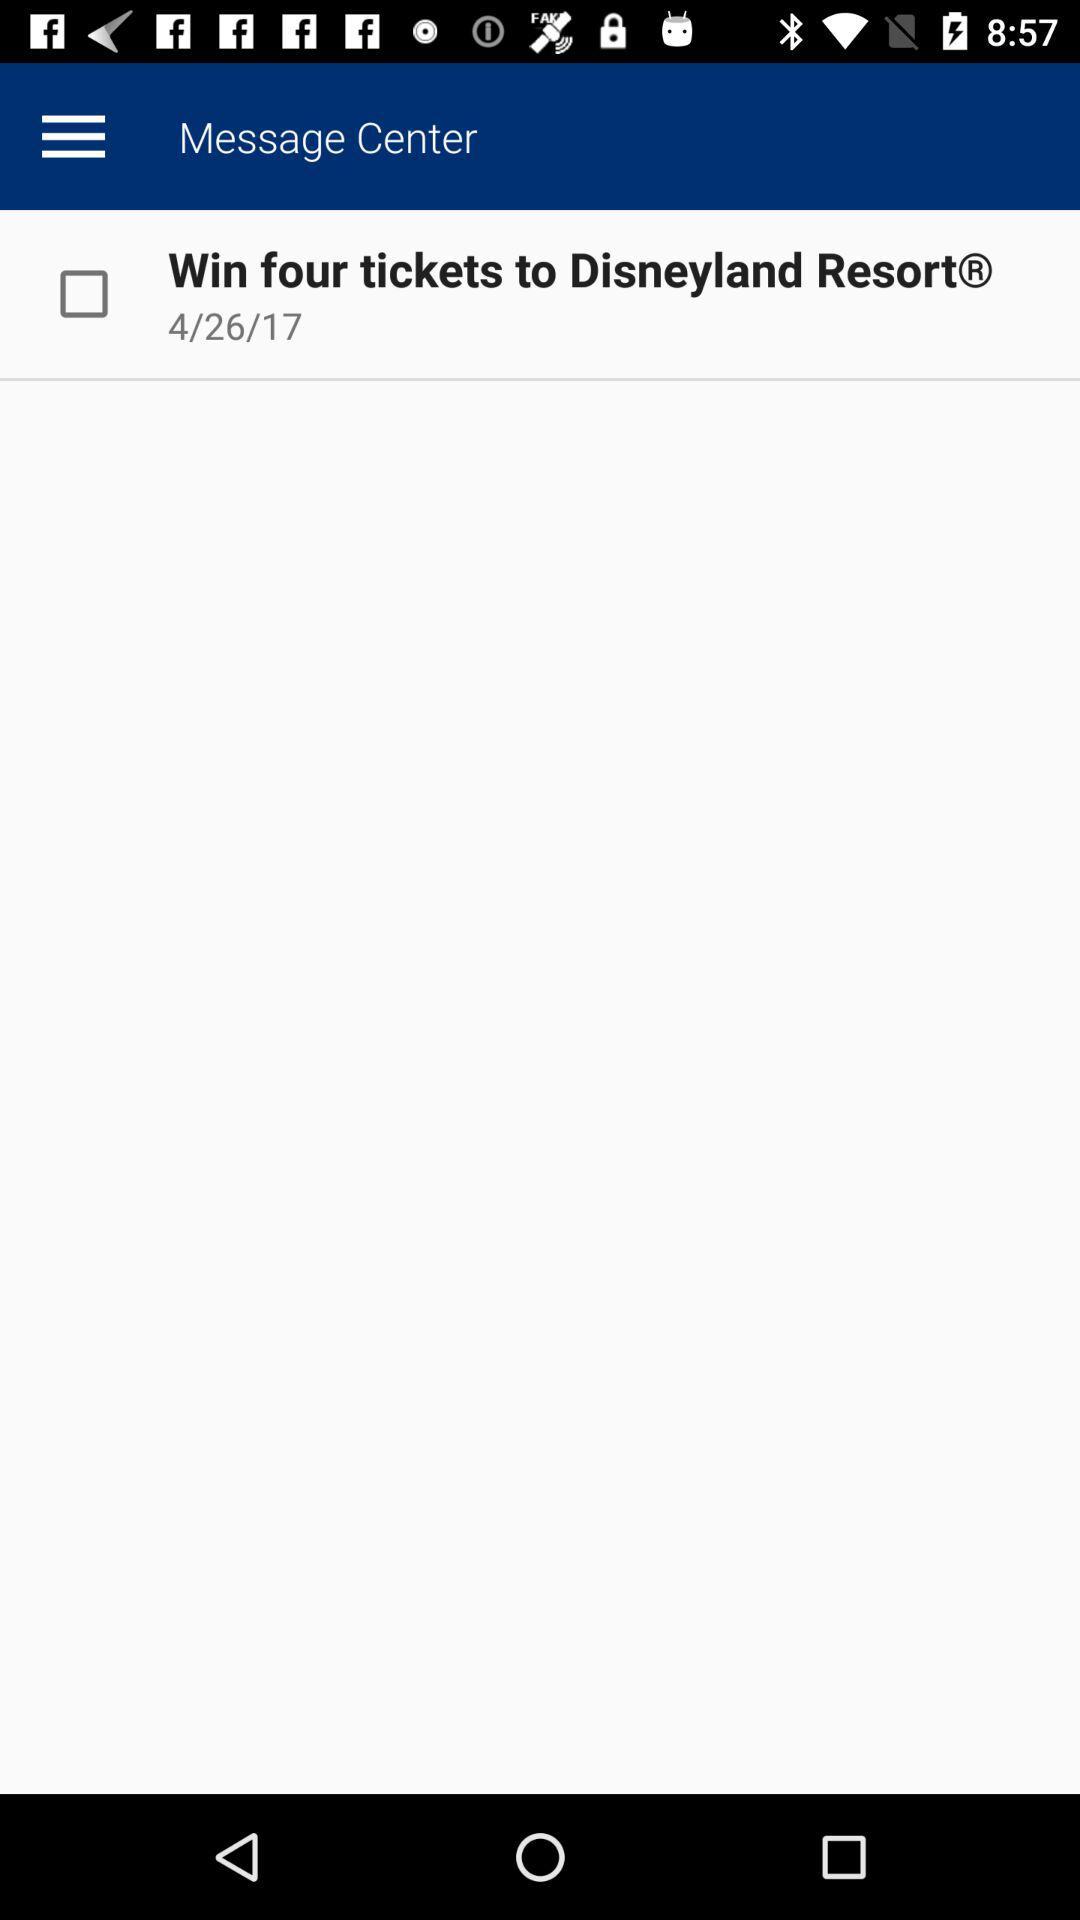  Describe the element at coordinates (72, 135) in the screenshot. I see `show more data` at that location.